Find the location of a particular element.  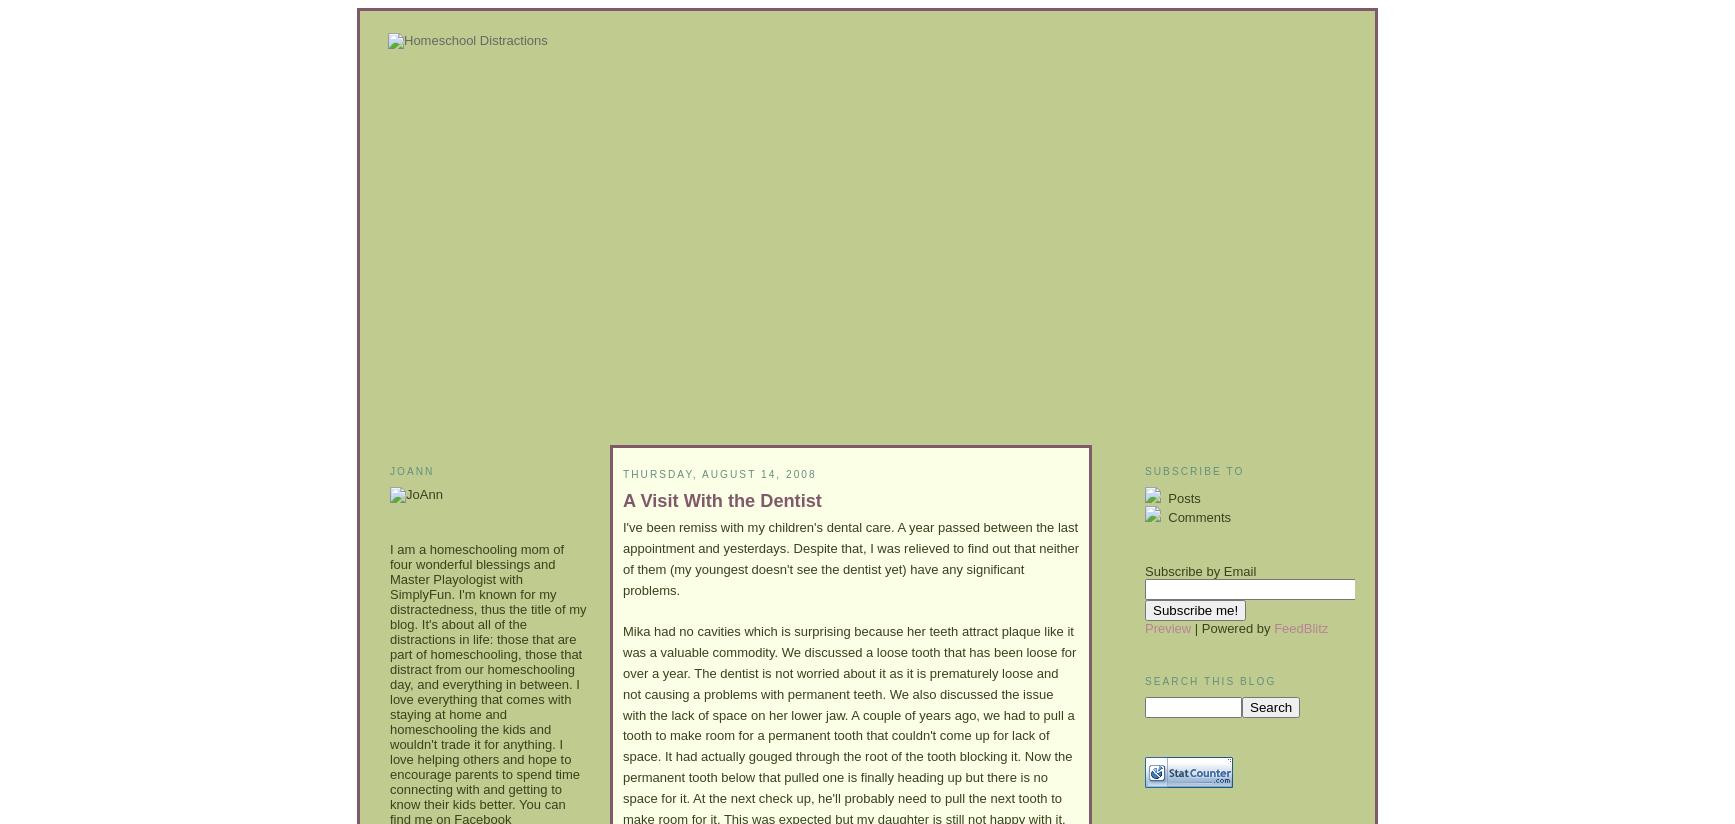

'FeedBlitz' is located at coordinates (1300, 626).